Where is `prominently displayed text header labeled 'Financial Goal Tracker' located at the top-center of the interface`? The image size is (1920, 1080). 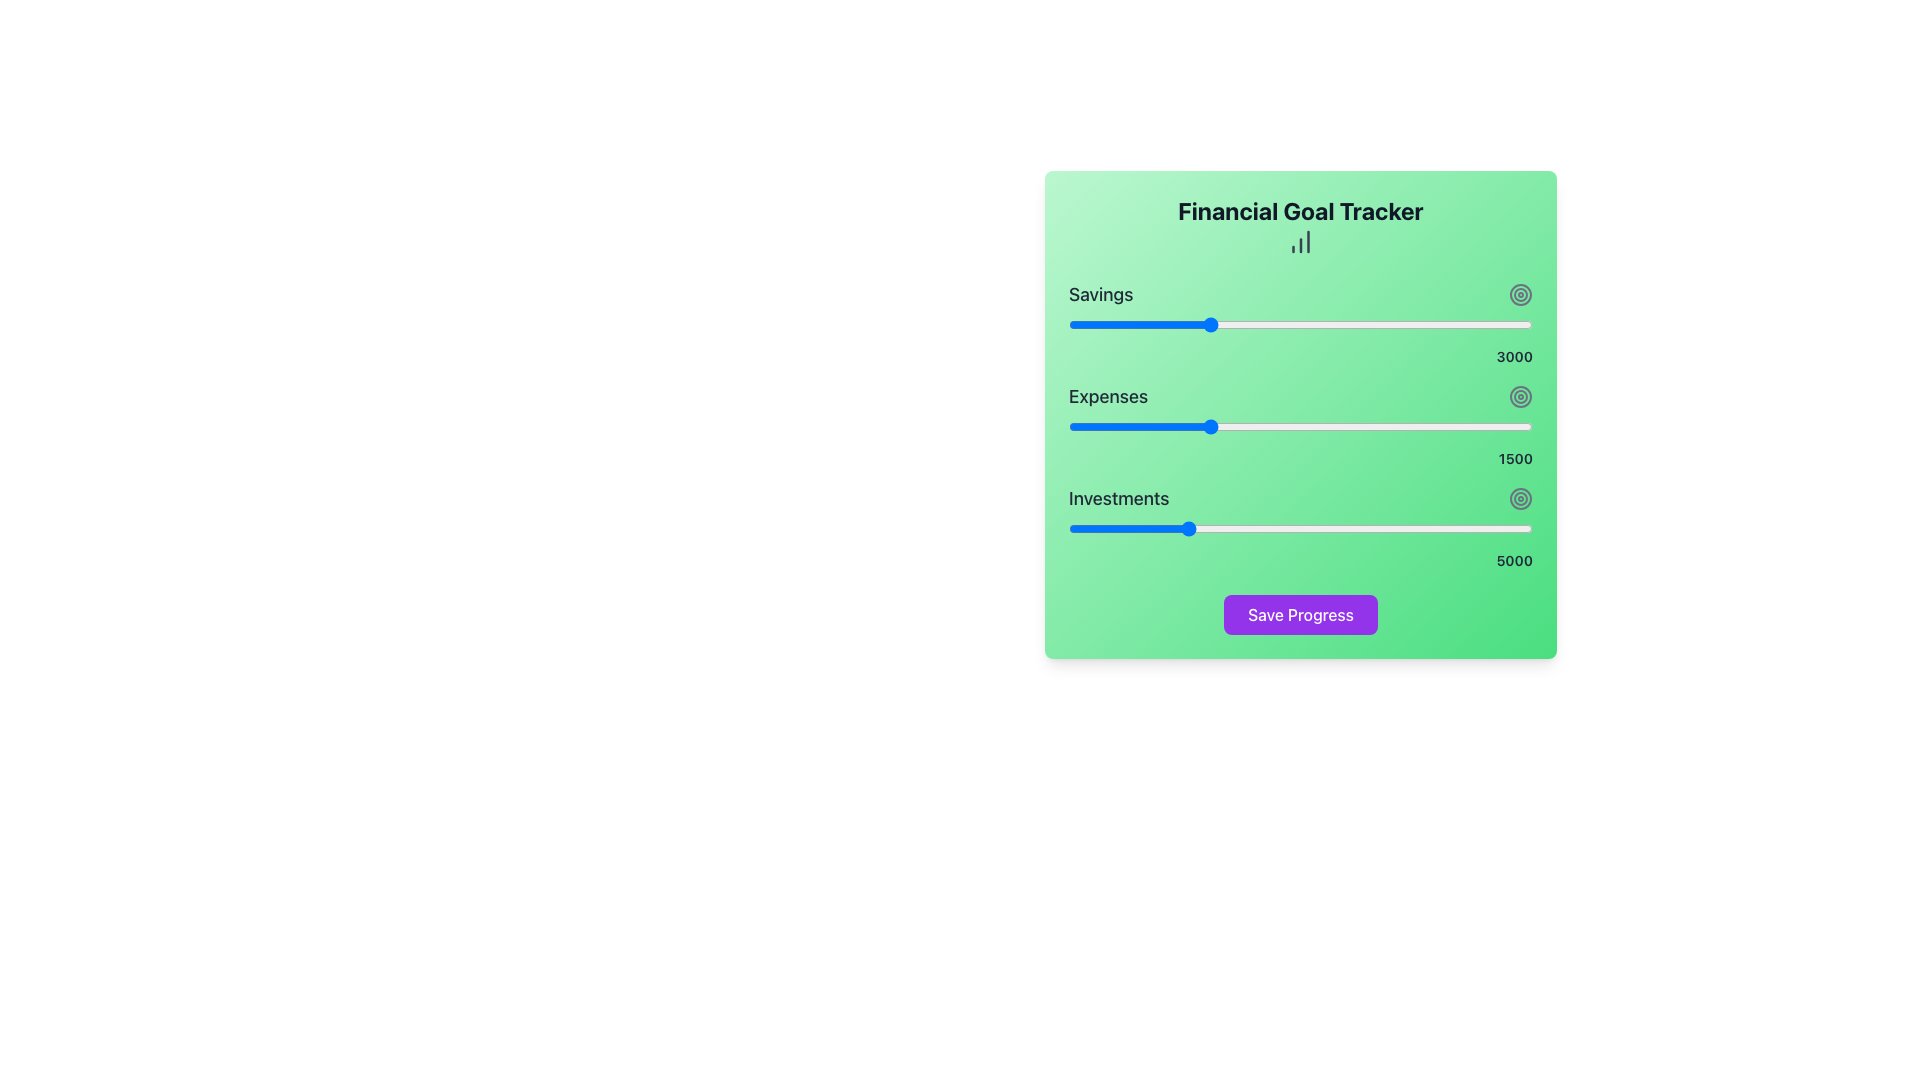
prominently displayed text header labeled 'Financial Goal Tracker' located at the top-center of the interface is located at coordinates (1300, 211).